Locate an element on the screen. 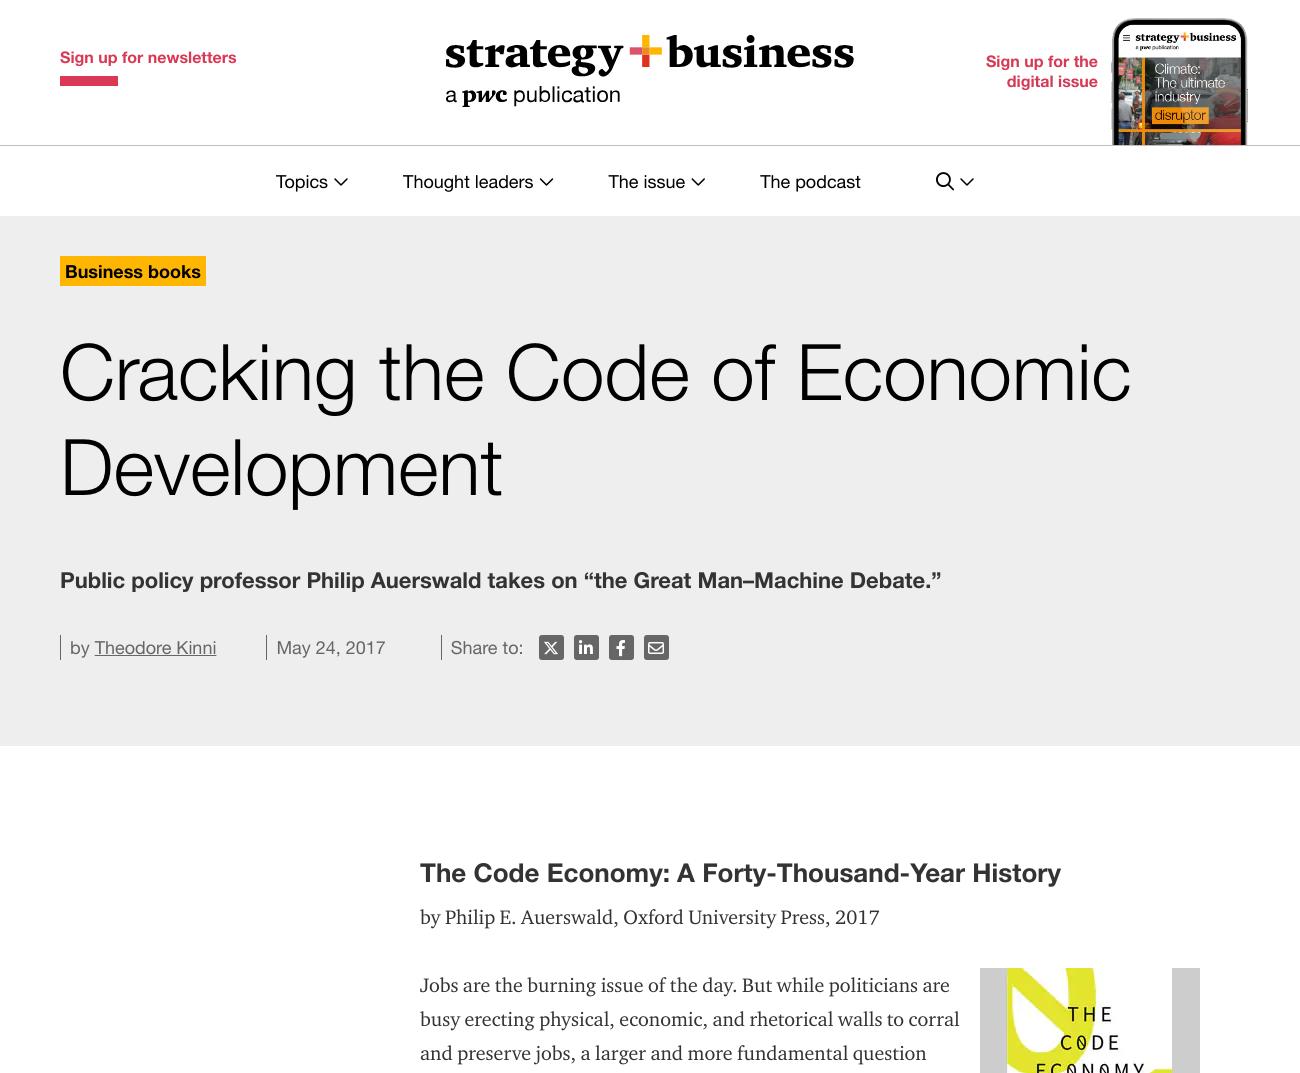 This screenshot has height=1073, width=1300. '+' is located at coordinates (63, 963).